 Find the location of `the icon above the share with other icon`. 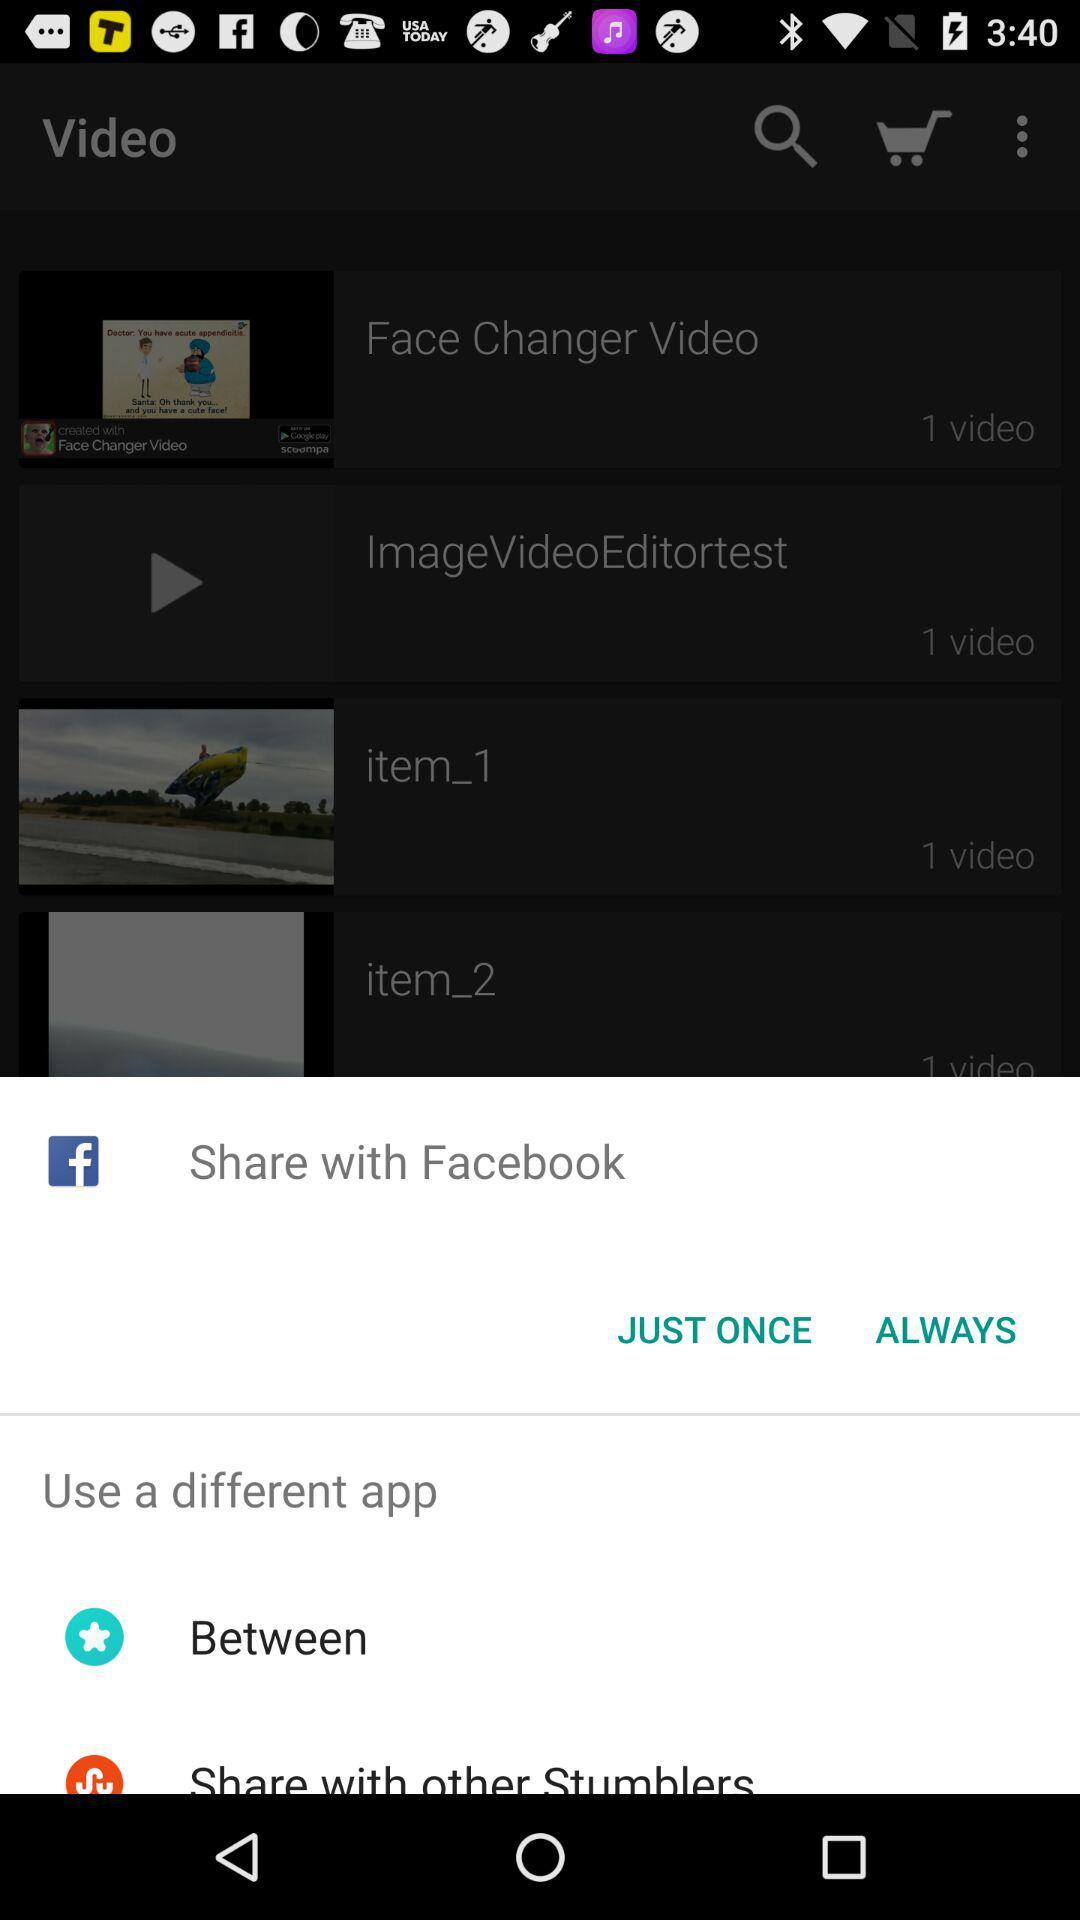

the icon above the share with other icon is located at coordinates (278, 1636).